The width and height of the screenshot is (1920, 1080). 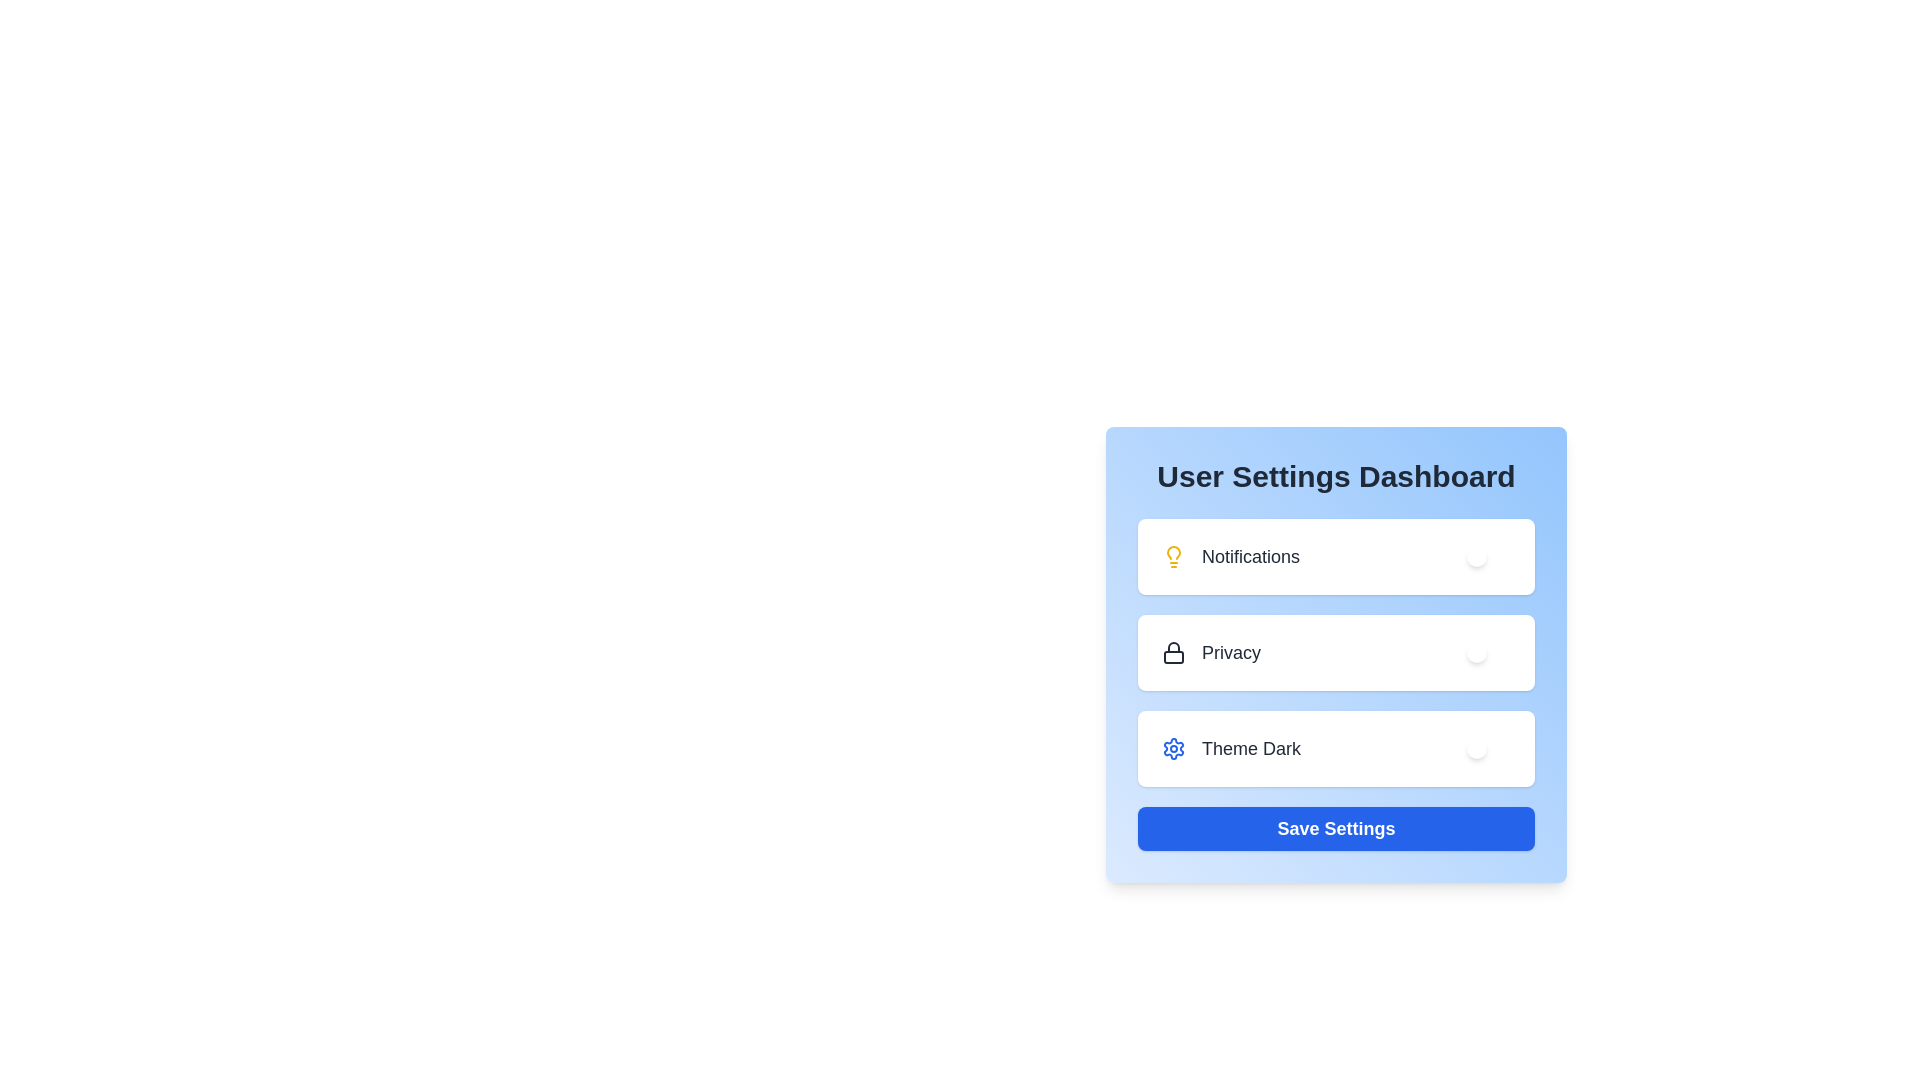 I want to click on the setting row corresponding to notifications, so click(x=1336, y=556).